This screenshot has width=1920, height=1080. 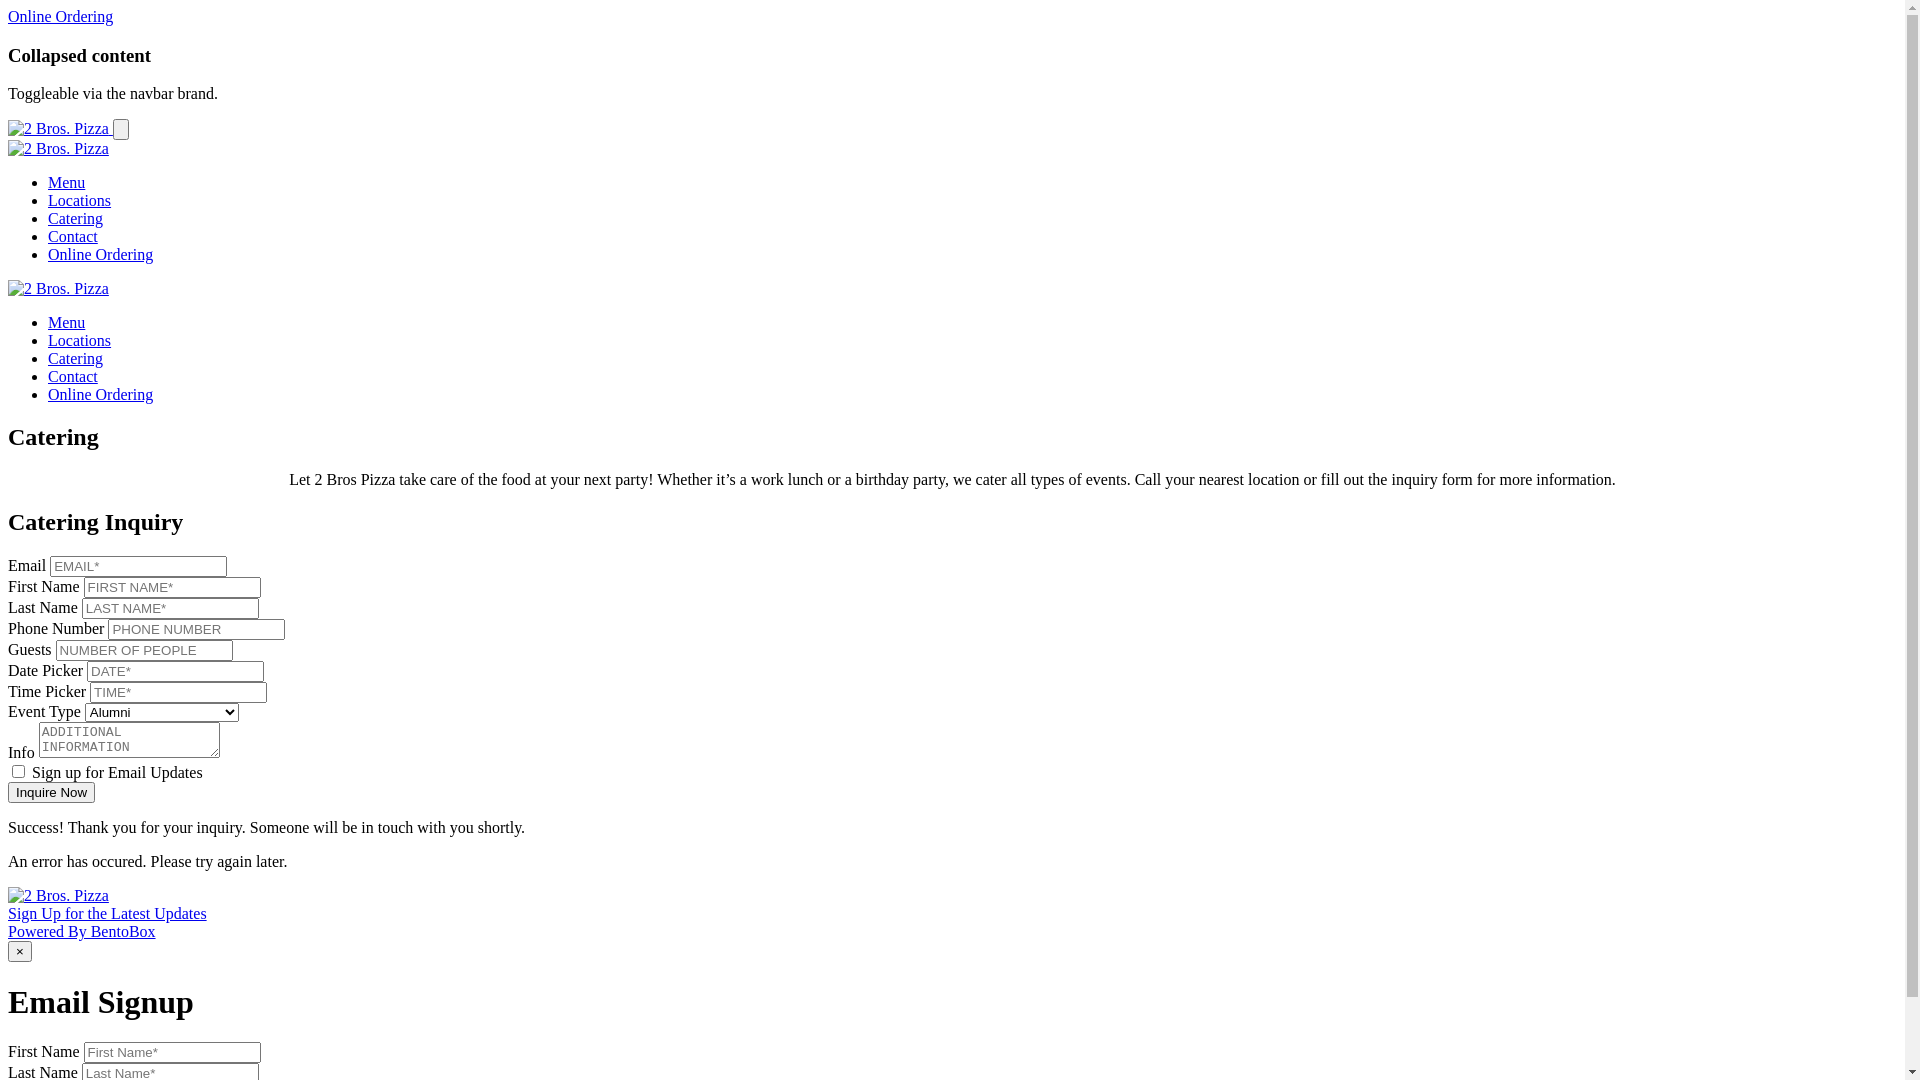 I want to click on 'Sign Up for the Latest Updates', so click(x=8, y=913).